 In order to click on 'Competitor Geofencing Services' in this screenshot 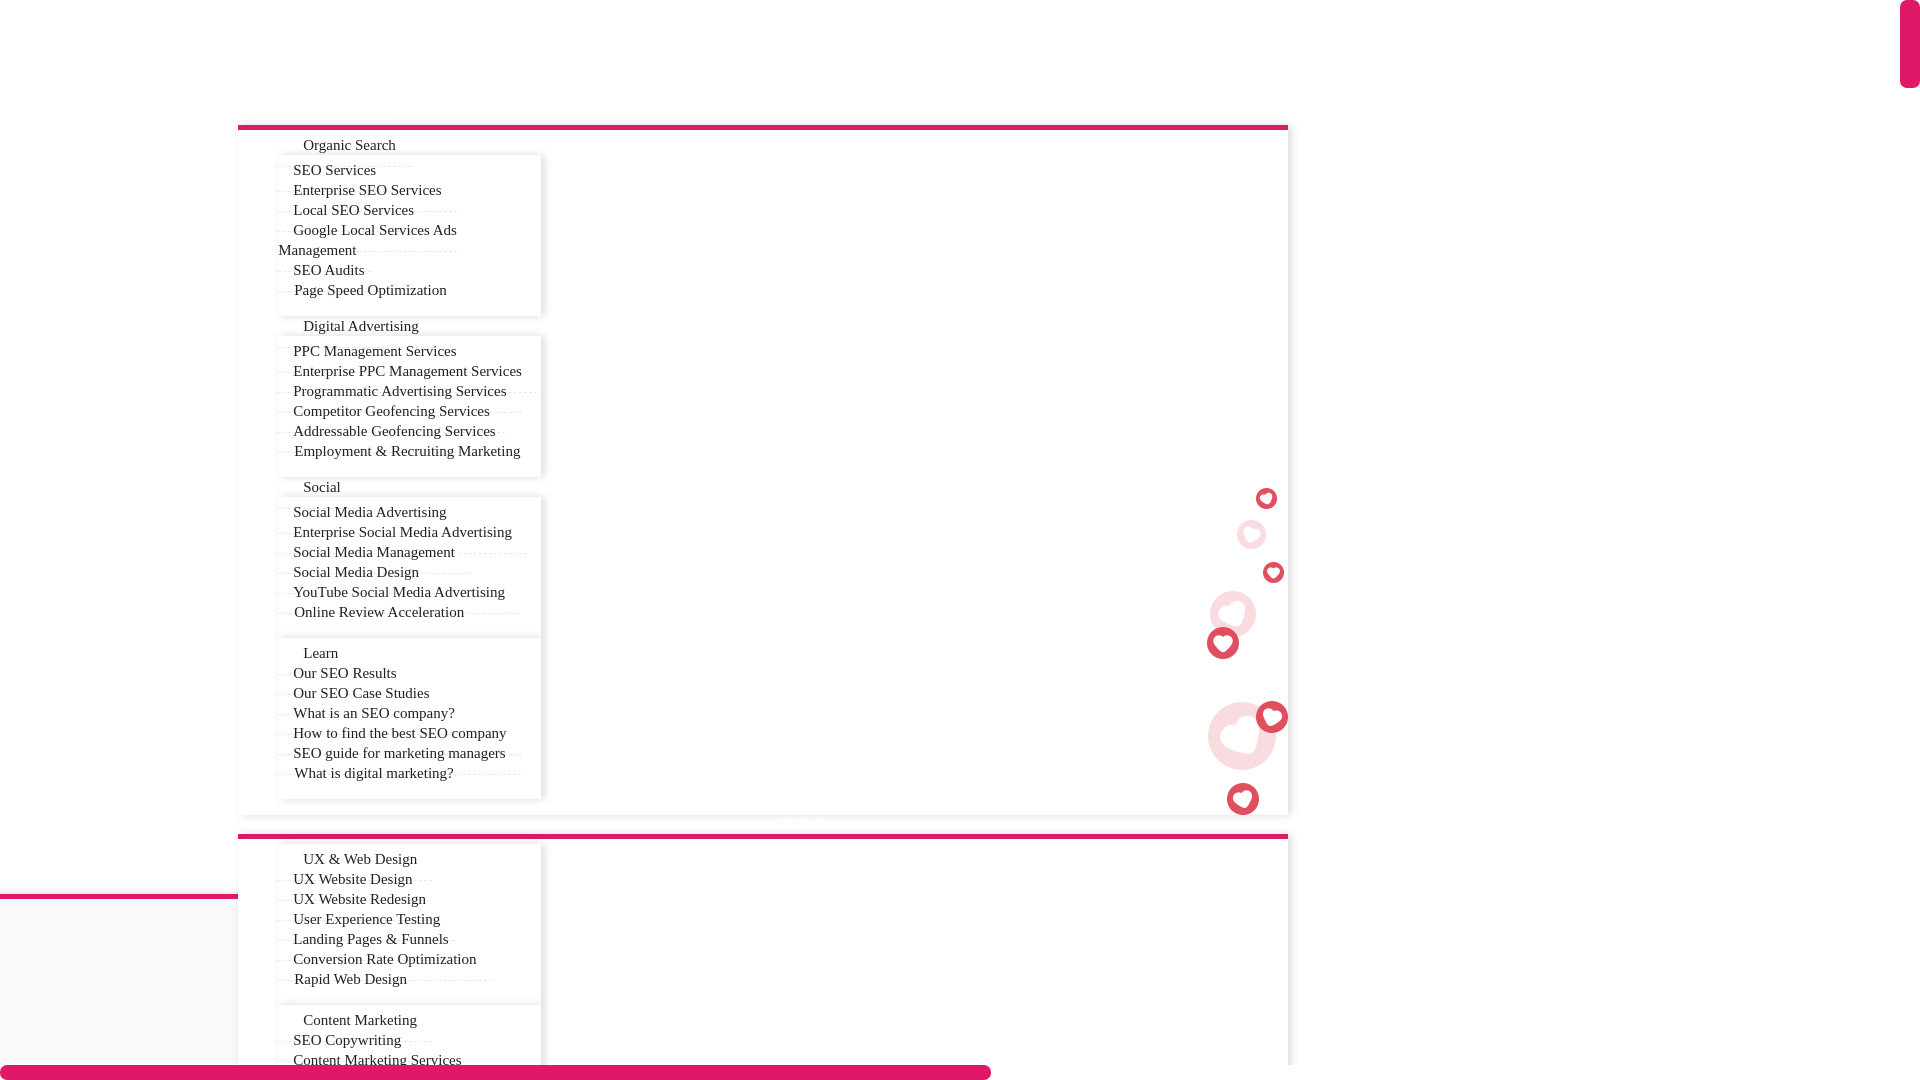, I will do `click(391, 410)`.